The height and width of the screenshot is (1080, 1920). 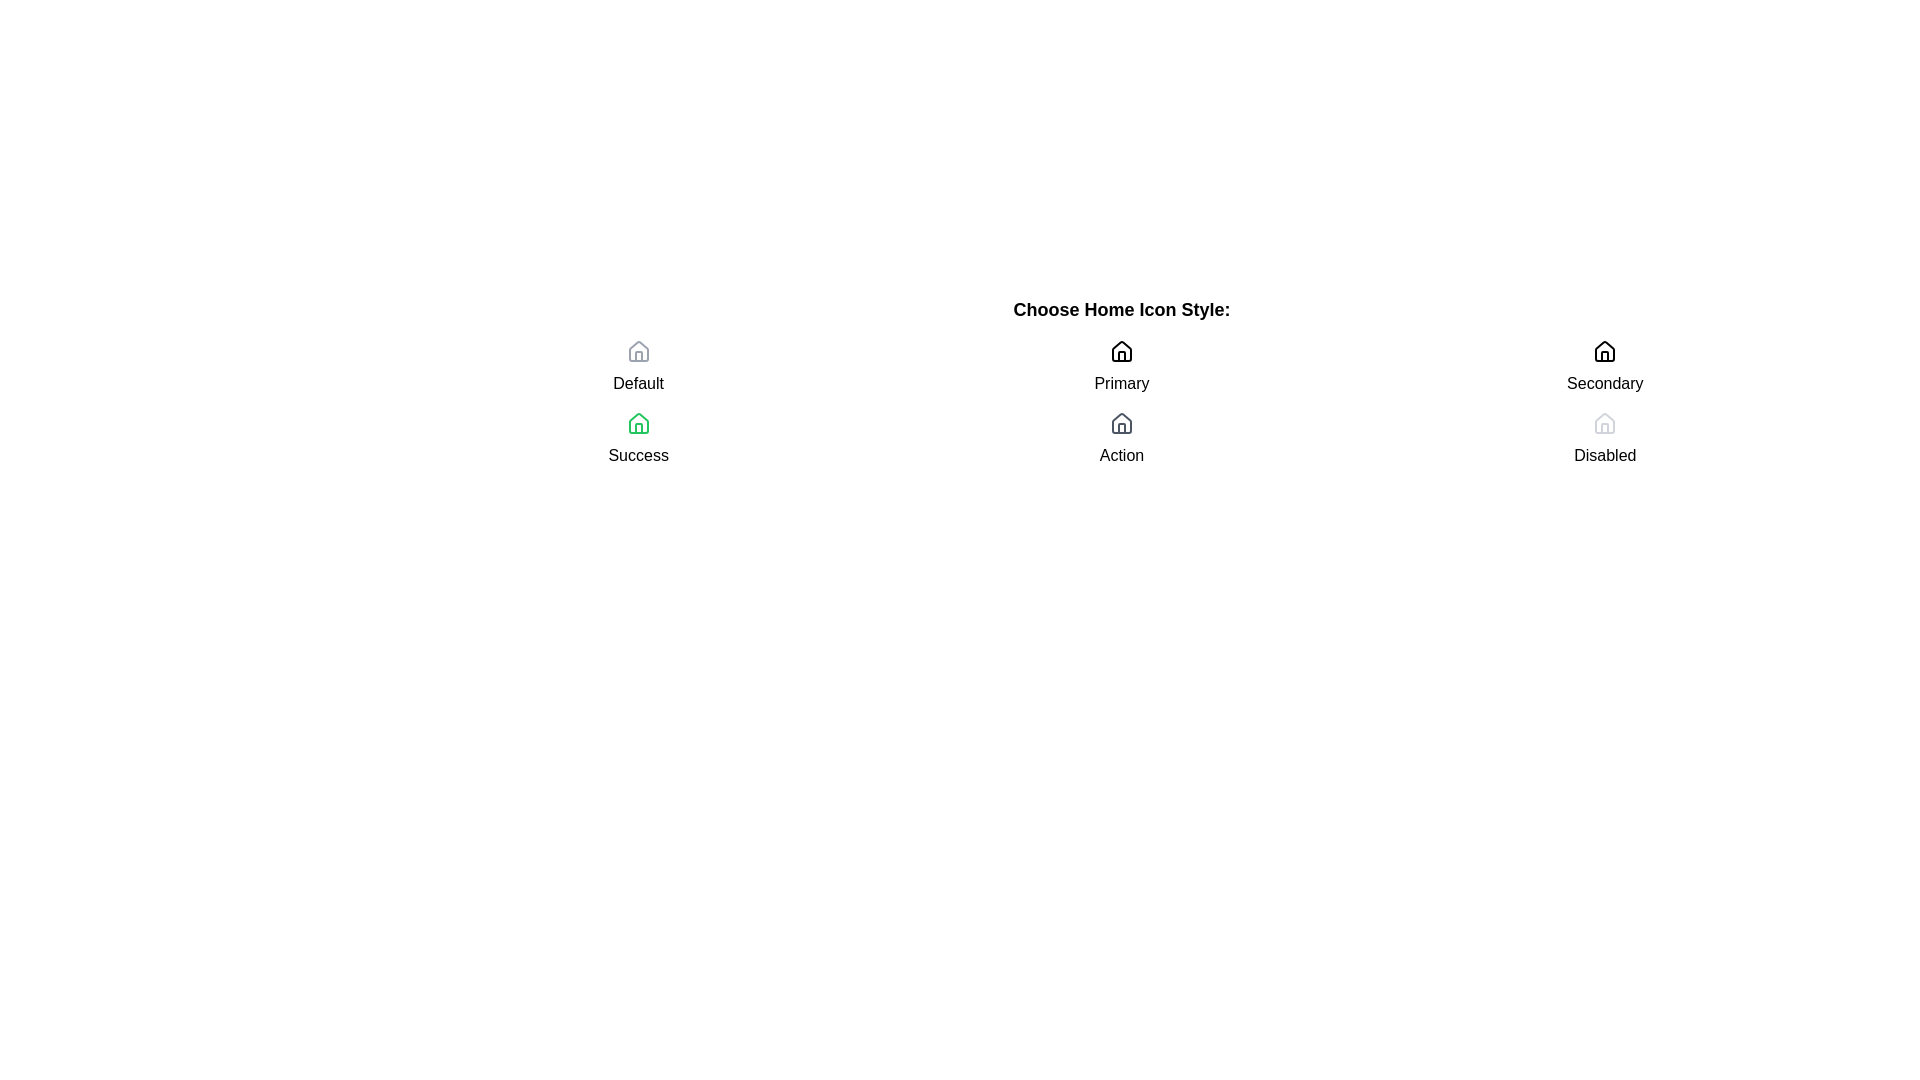 I want to click on the text element located on the right side of the layout, specifically under the home icon labeled 'Secondary', which serves as a label for the icon, so click(x=1605, y=384).